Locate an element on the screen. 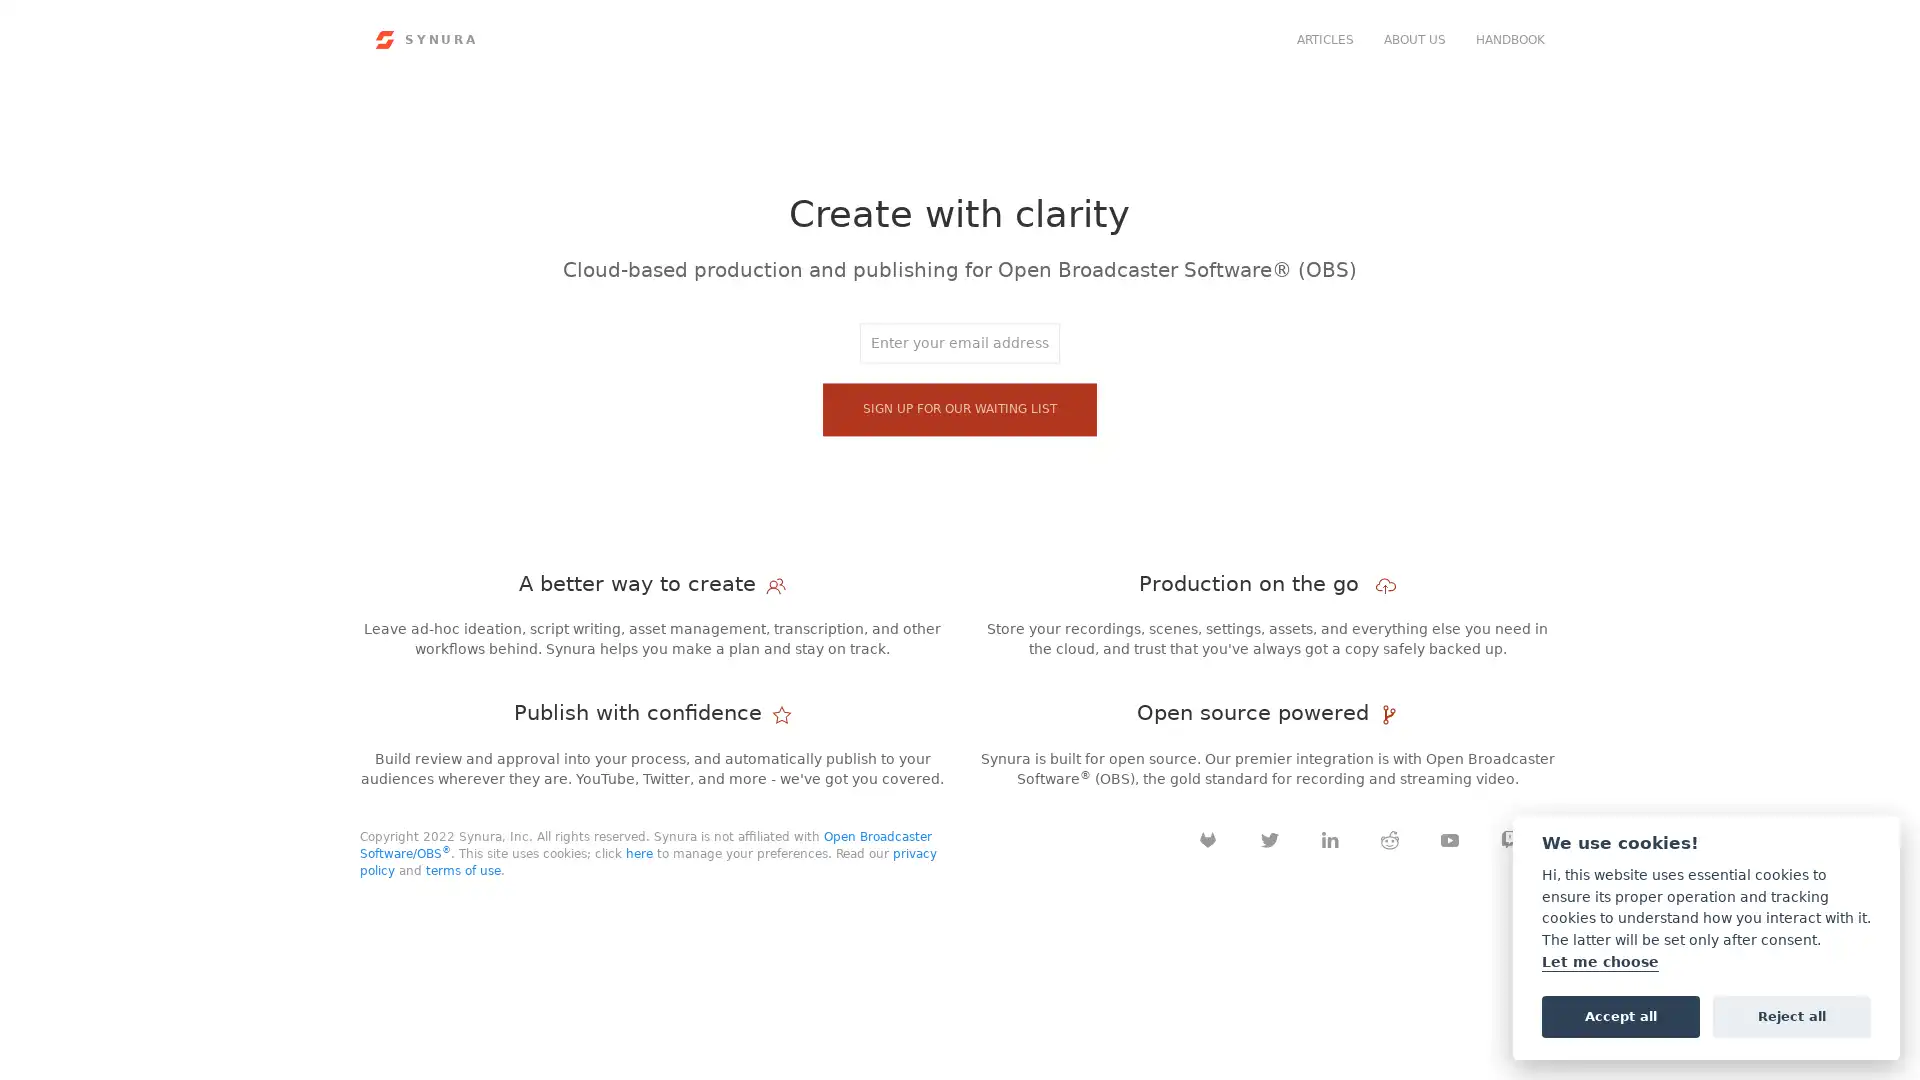 Image resolution: width=1920 pixels, height=1080 pixels. Reject all is located at coordinates (1791, 1015).